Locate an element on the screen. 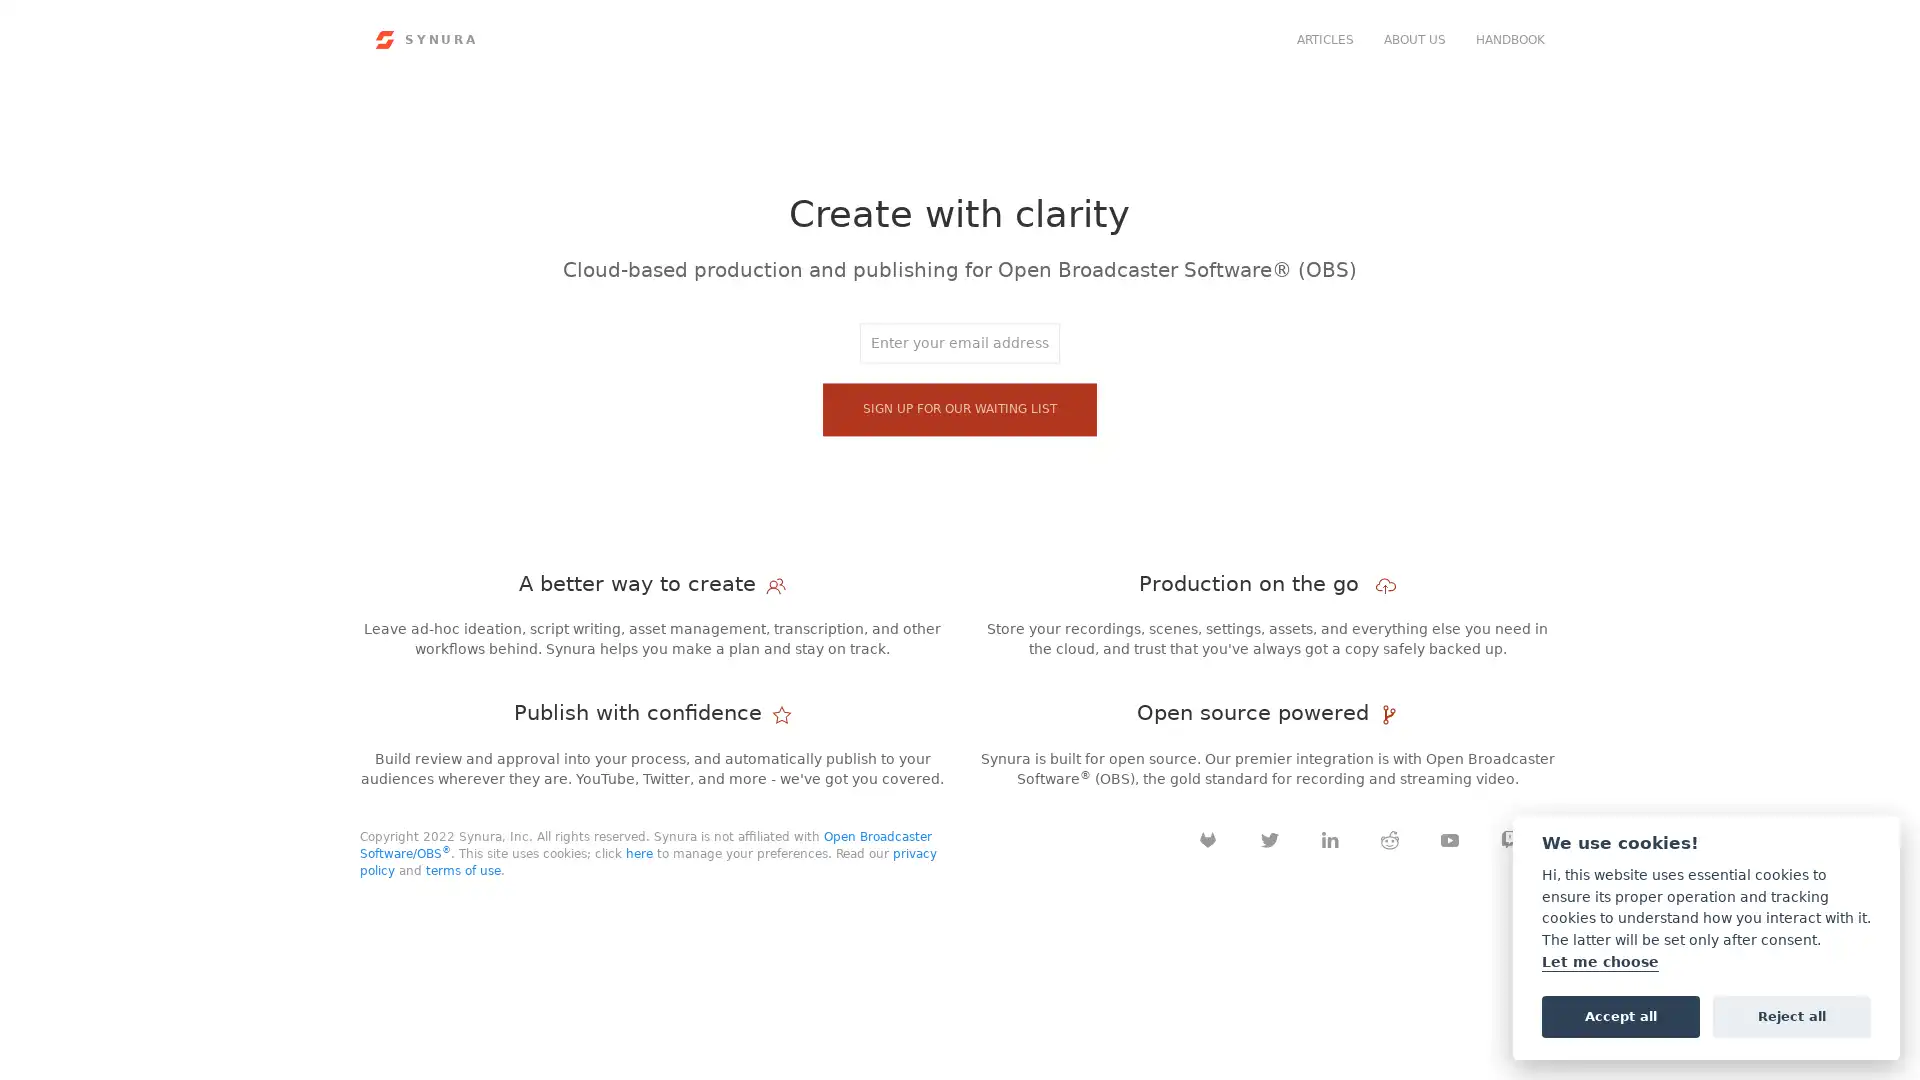 Image resolution: width=1920 pixels, height=1080 pixels. Reject all is located at coordinates (1791, 1015).